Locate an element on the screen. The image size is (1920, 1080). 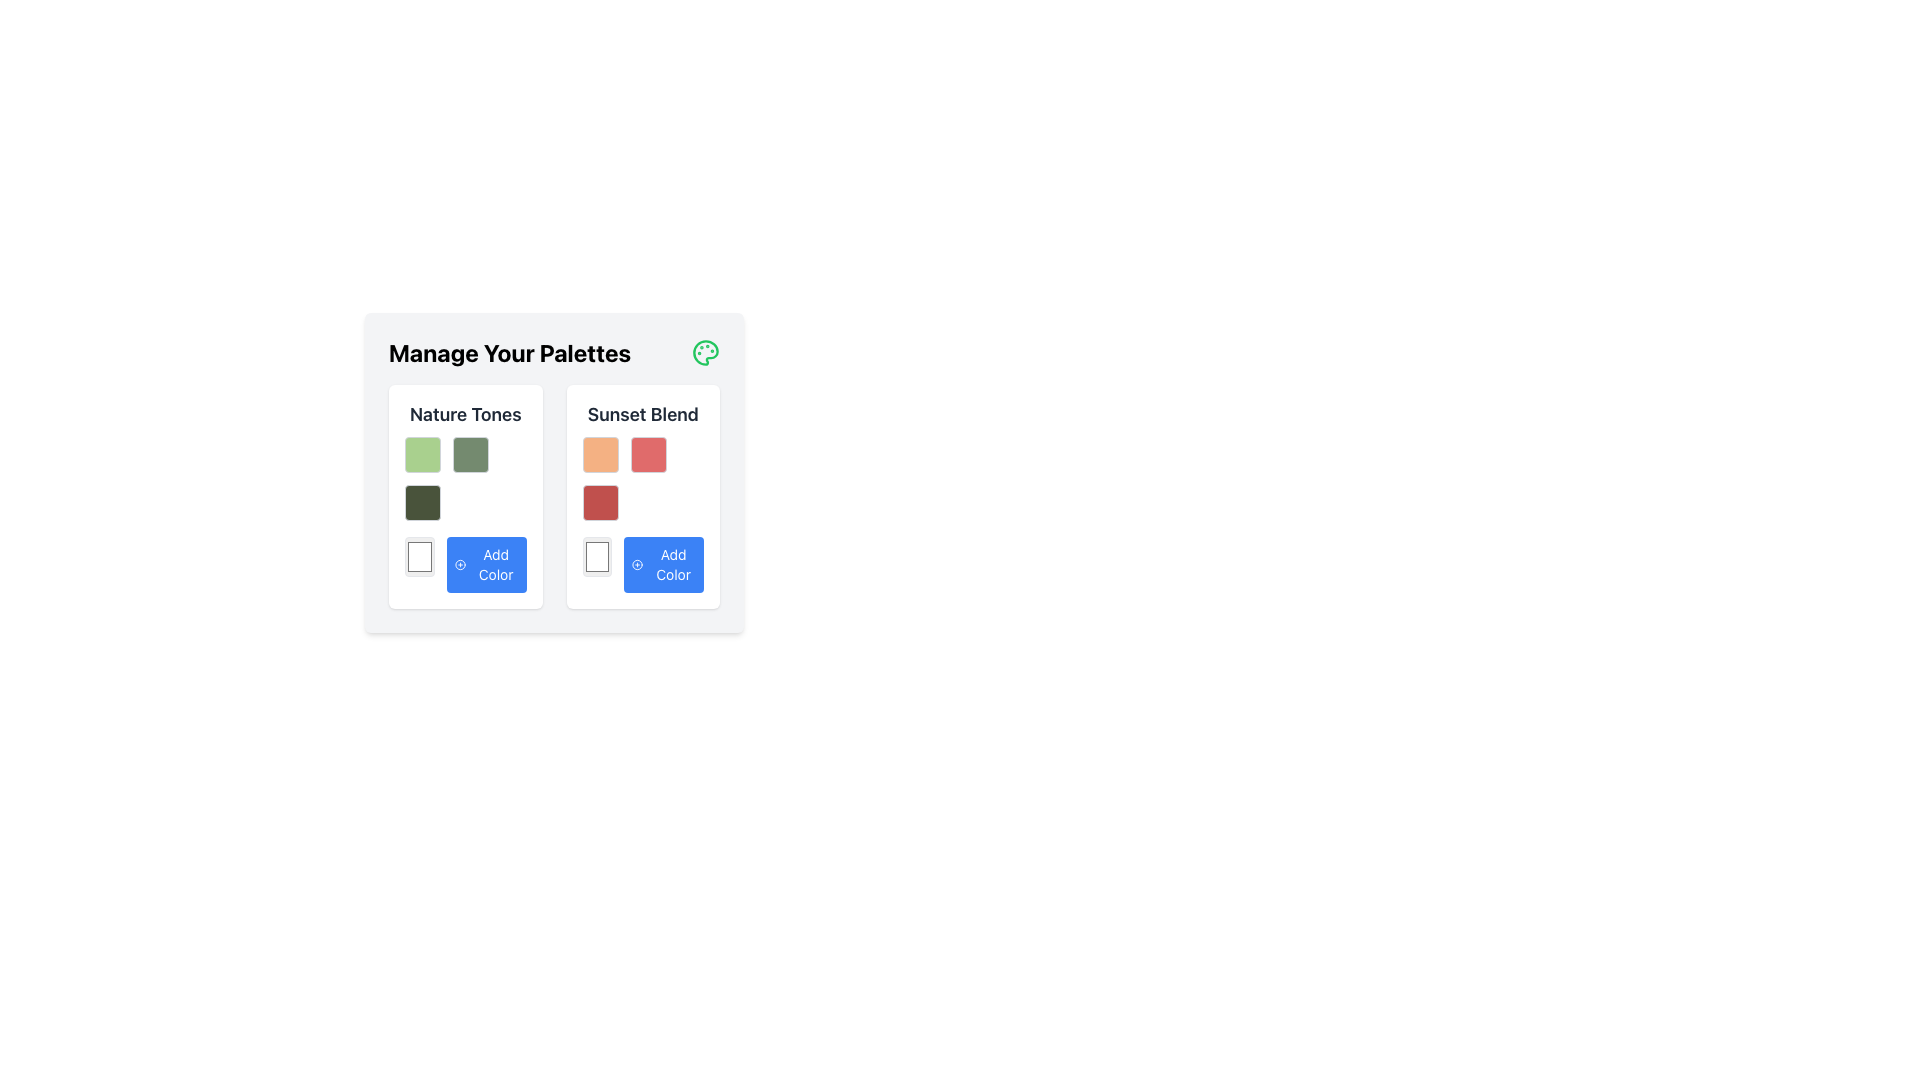
the circular plus icon located on the left side of the 'Add Color' button in the 'Nature Tones' panel of the 'Manage Your Palettes' interface is located at coordinates (459, 564).